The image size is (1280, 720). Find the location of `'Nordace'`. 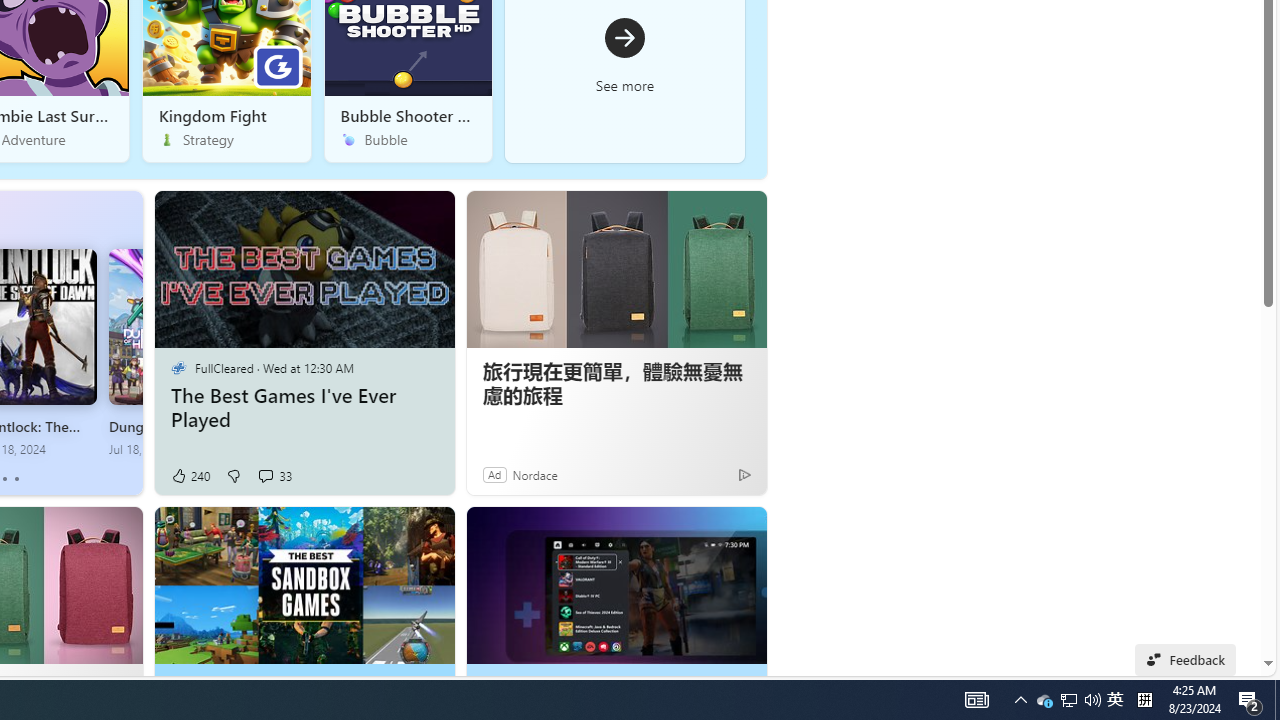

'Nordace' is located at coordinates (535, 474).